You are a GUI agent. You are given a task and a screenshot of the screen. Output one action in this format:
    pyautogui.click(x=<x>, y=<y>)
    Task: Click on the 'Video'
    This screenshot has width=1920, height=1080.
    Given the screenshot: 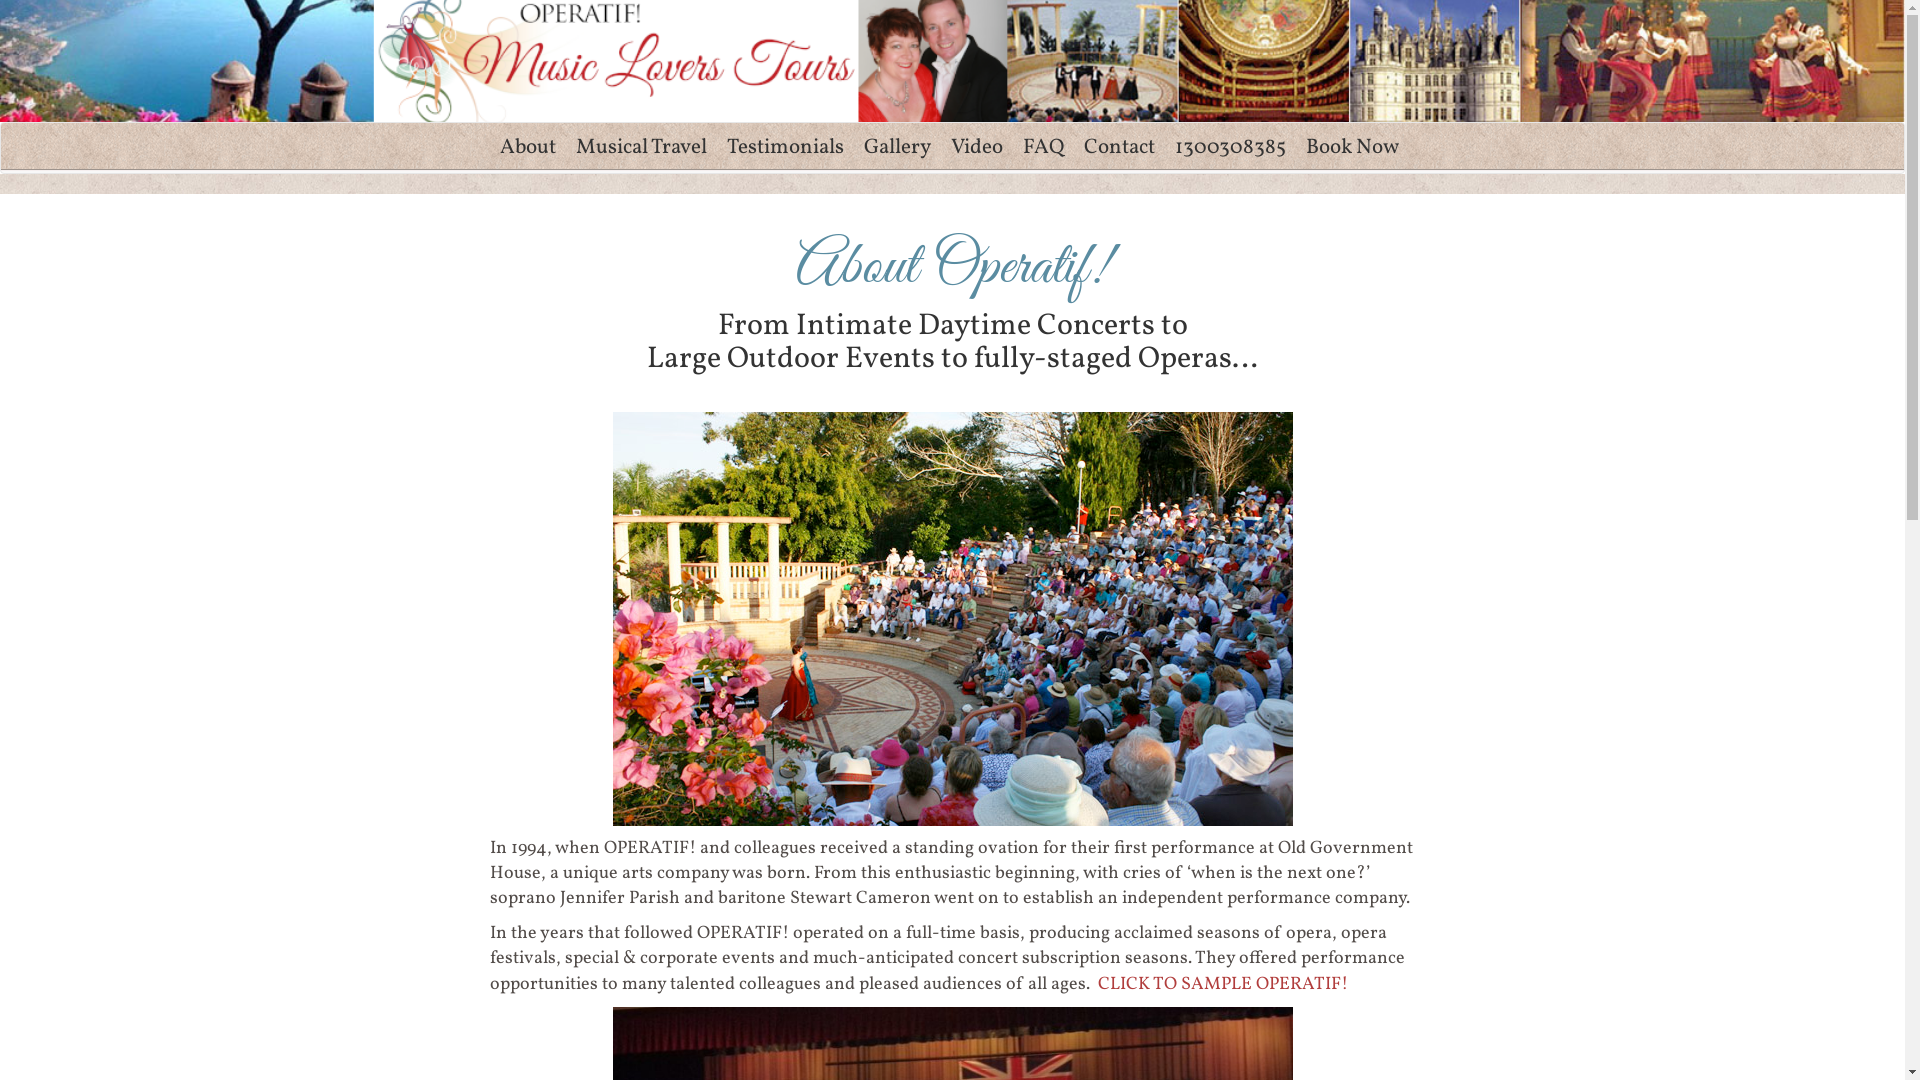 What is the action you would take?
    pyautogui.click(x=975, y=146)
    